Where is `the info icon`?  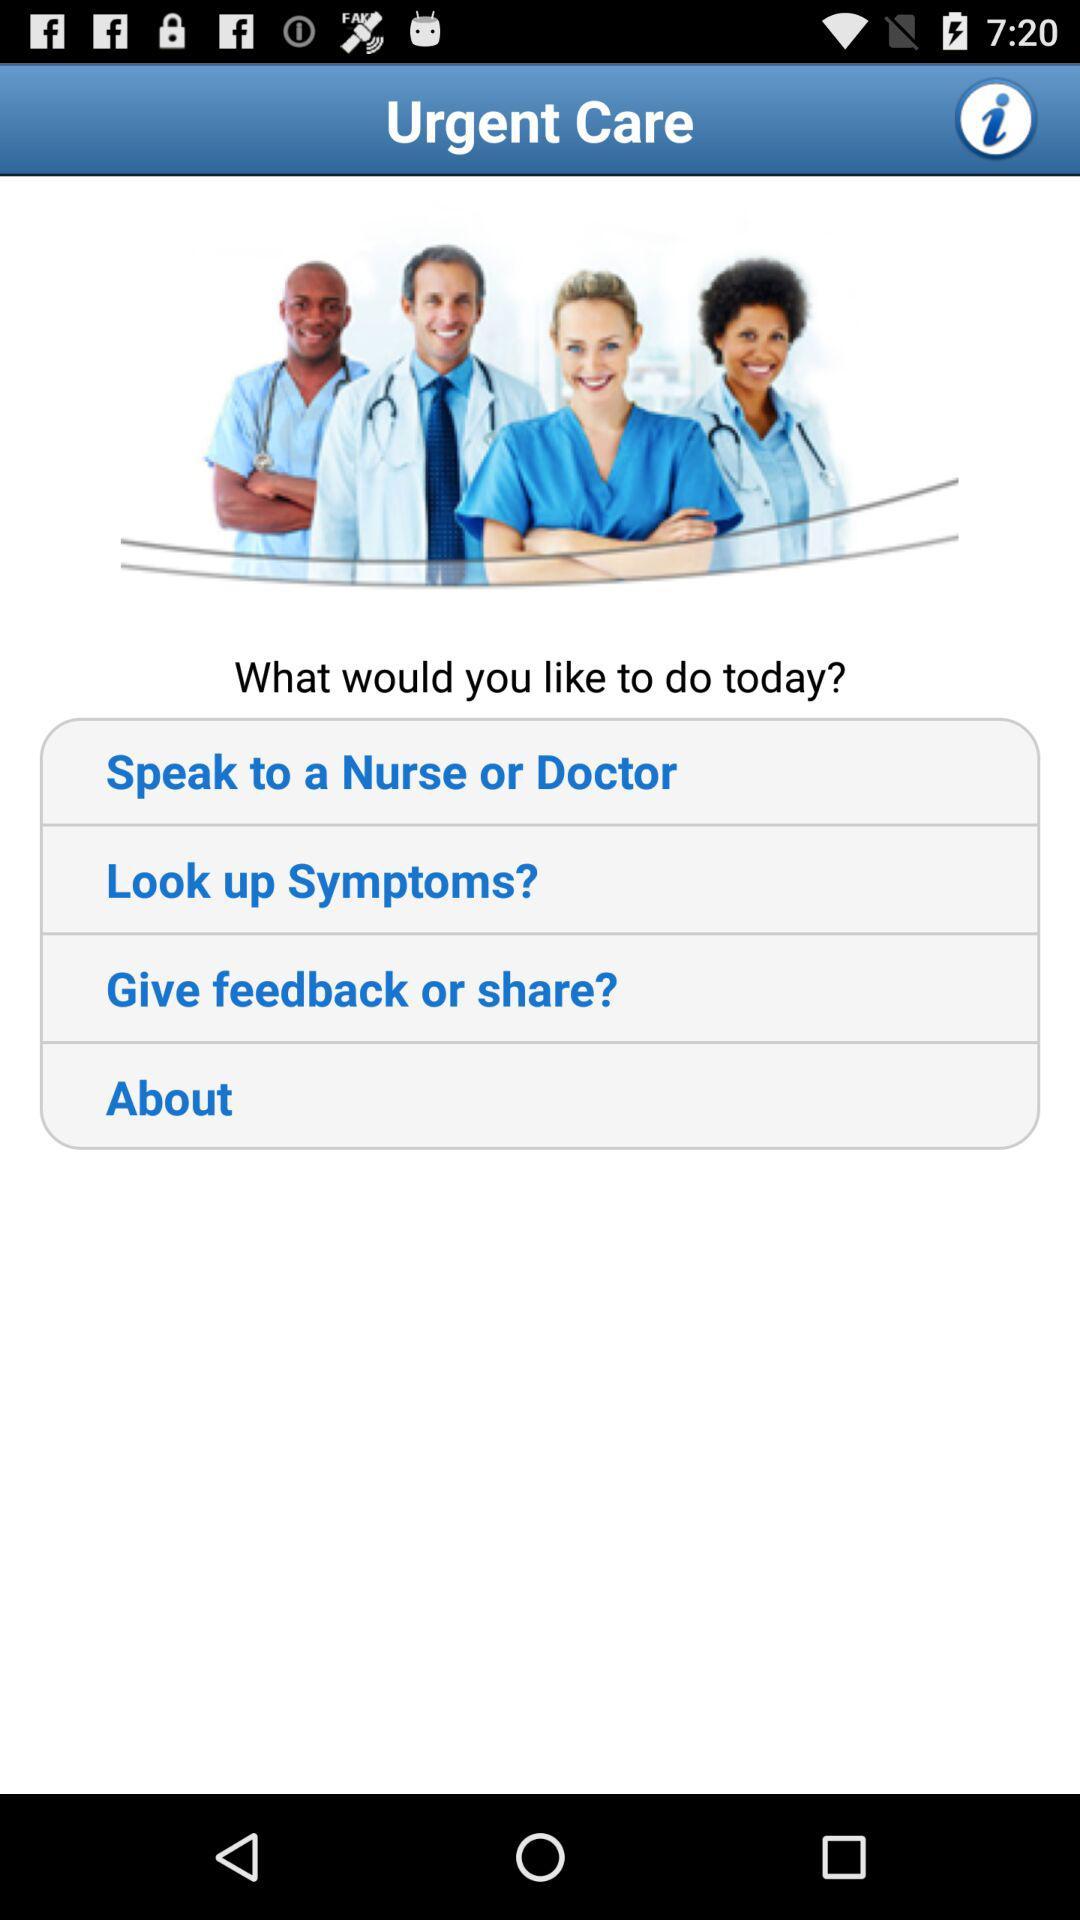 the info icon is located at coordinates (997, 126).